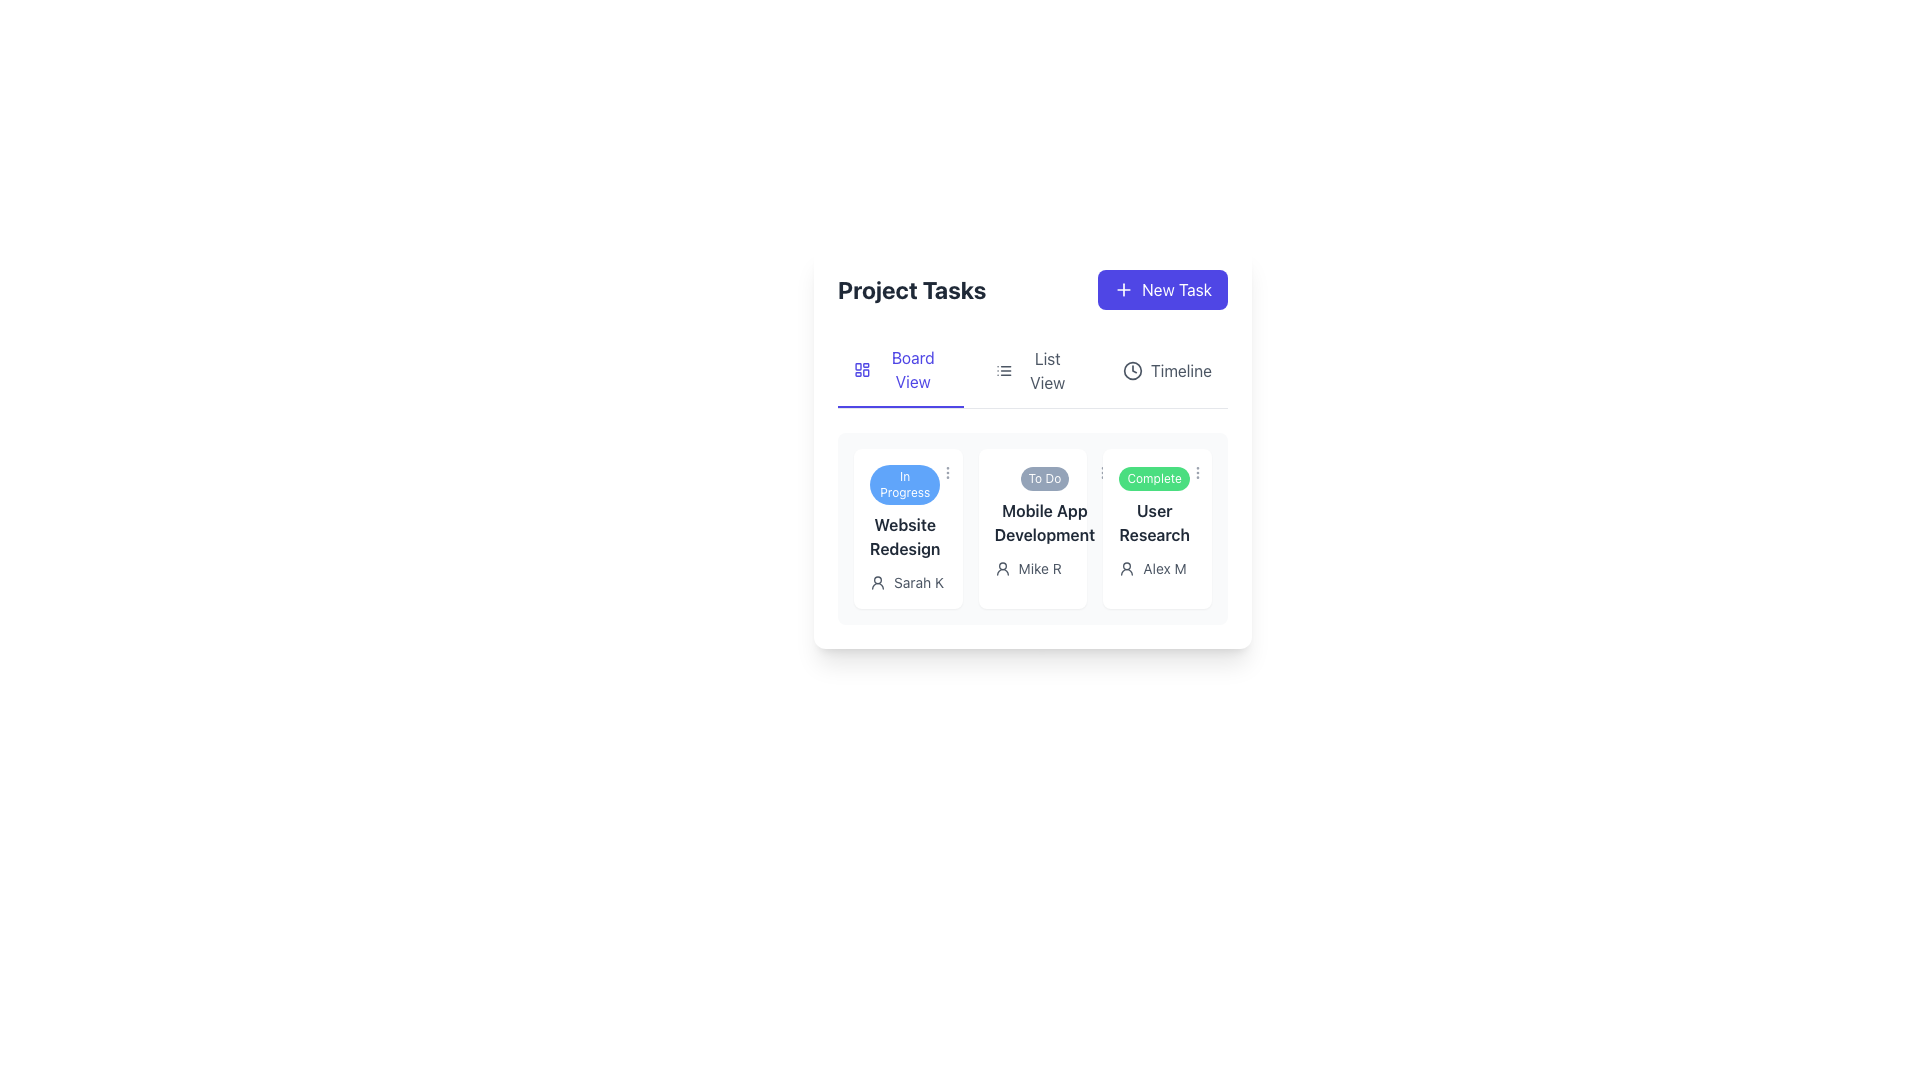  Describe the element at coordinates (911, 289) in the screenshot. I see `the static text element labeled 'Project Tasks', which provides context for the project tasks section` at that location.